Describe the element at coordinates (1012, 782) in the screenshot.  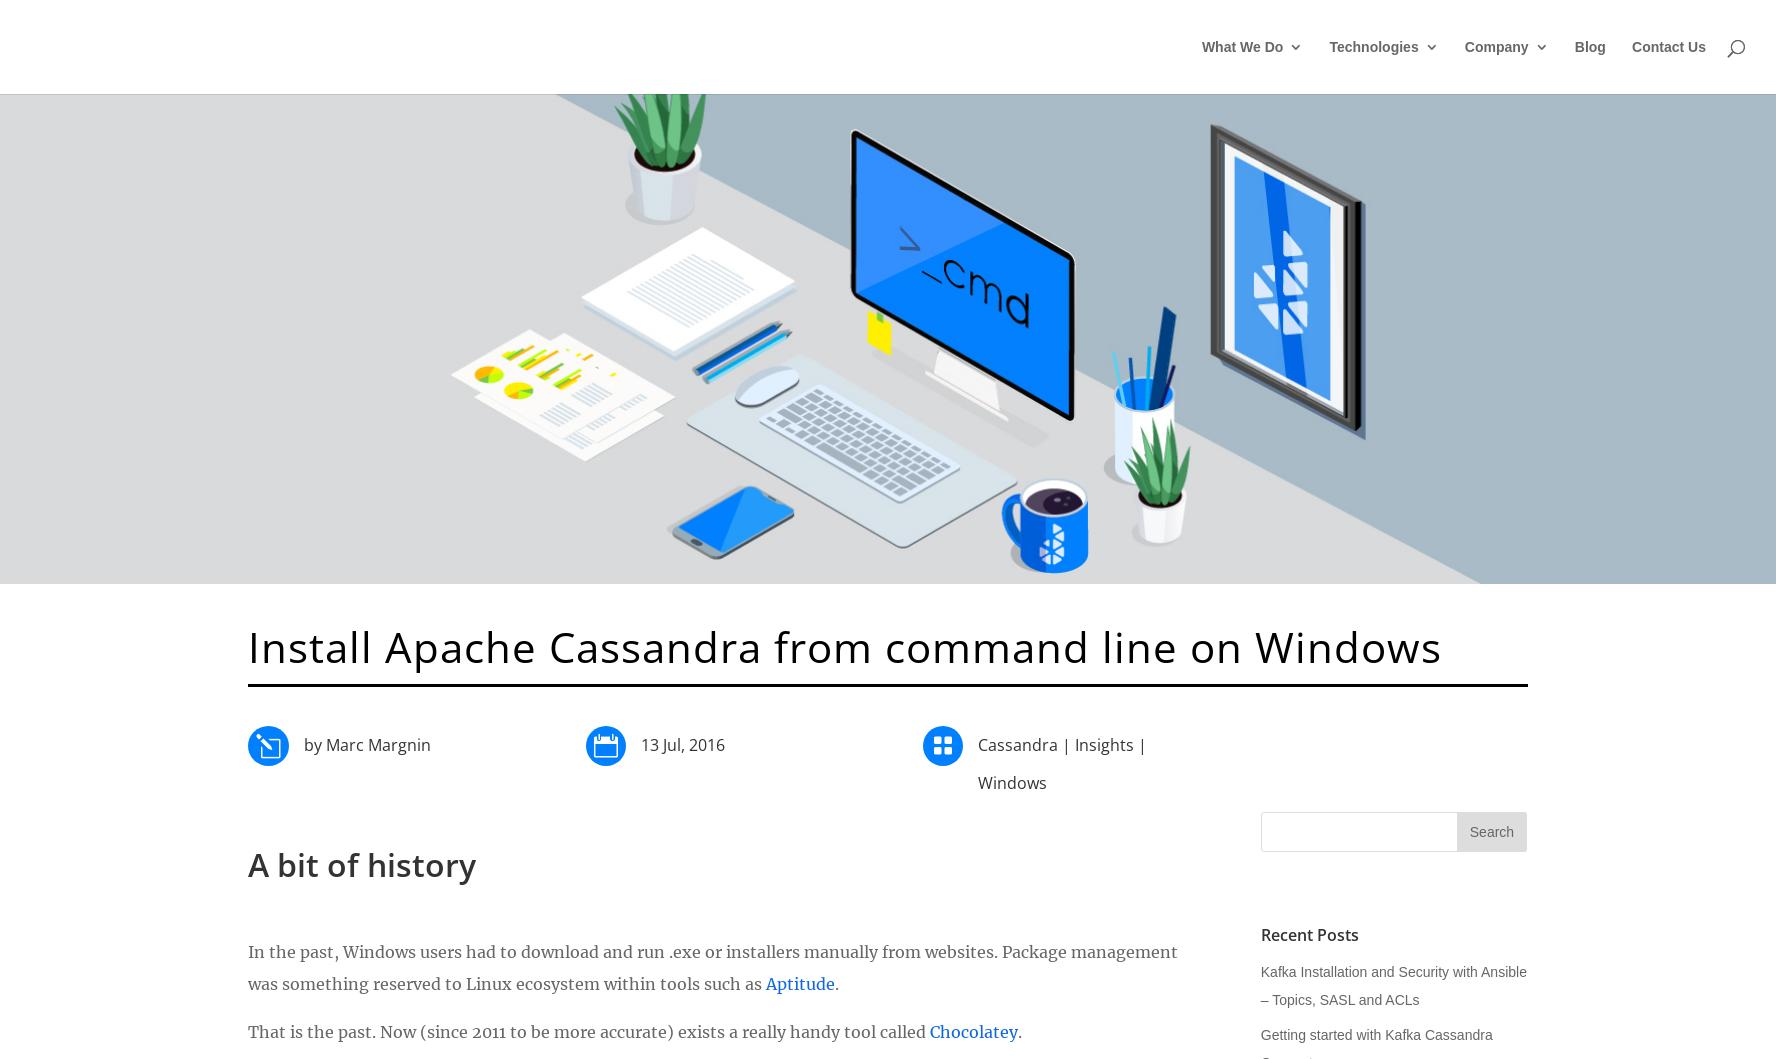
I see `'Windows'` at that location.